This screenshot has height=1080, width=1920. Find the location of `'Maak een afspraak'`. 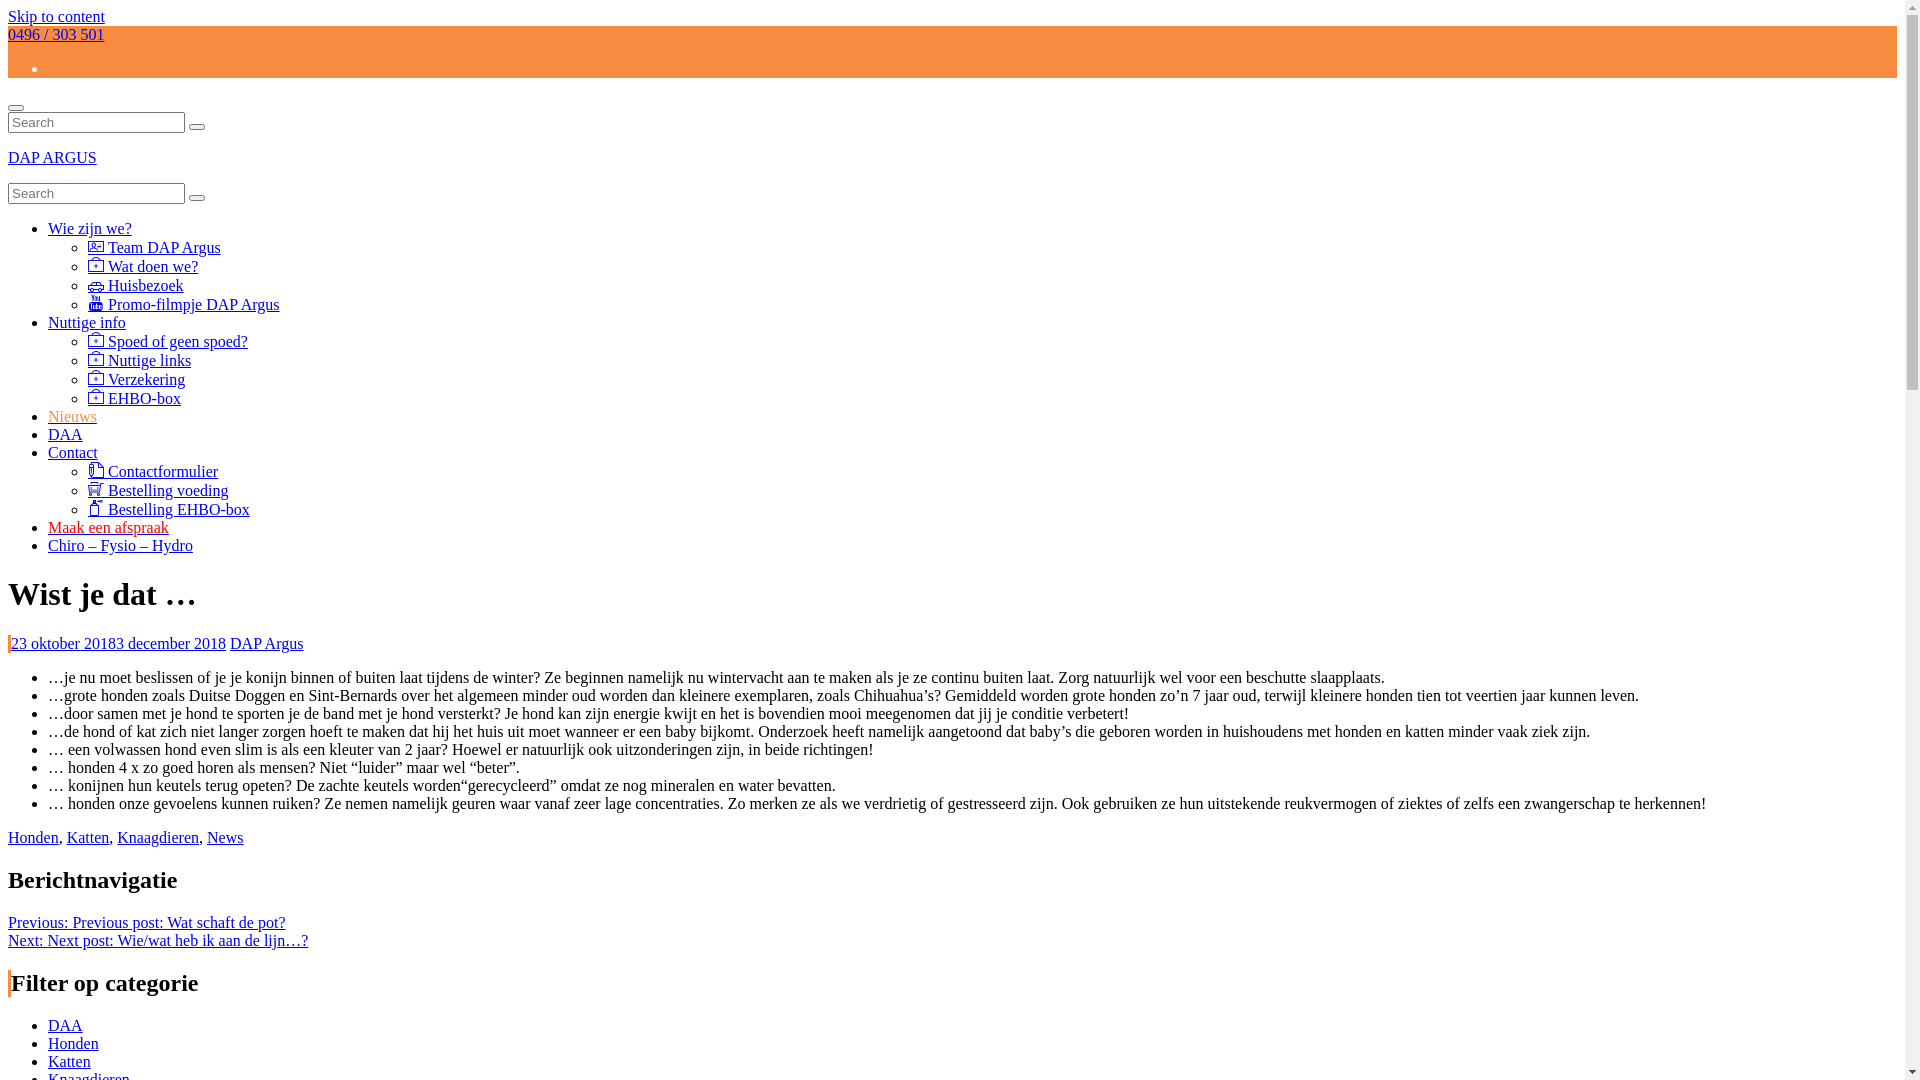

'Maak een afspraak' is located at coordinates (48, 526).